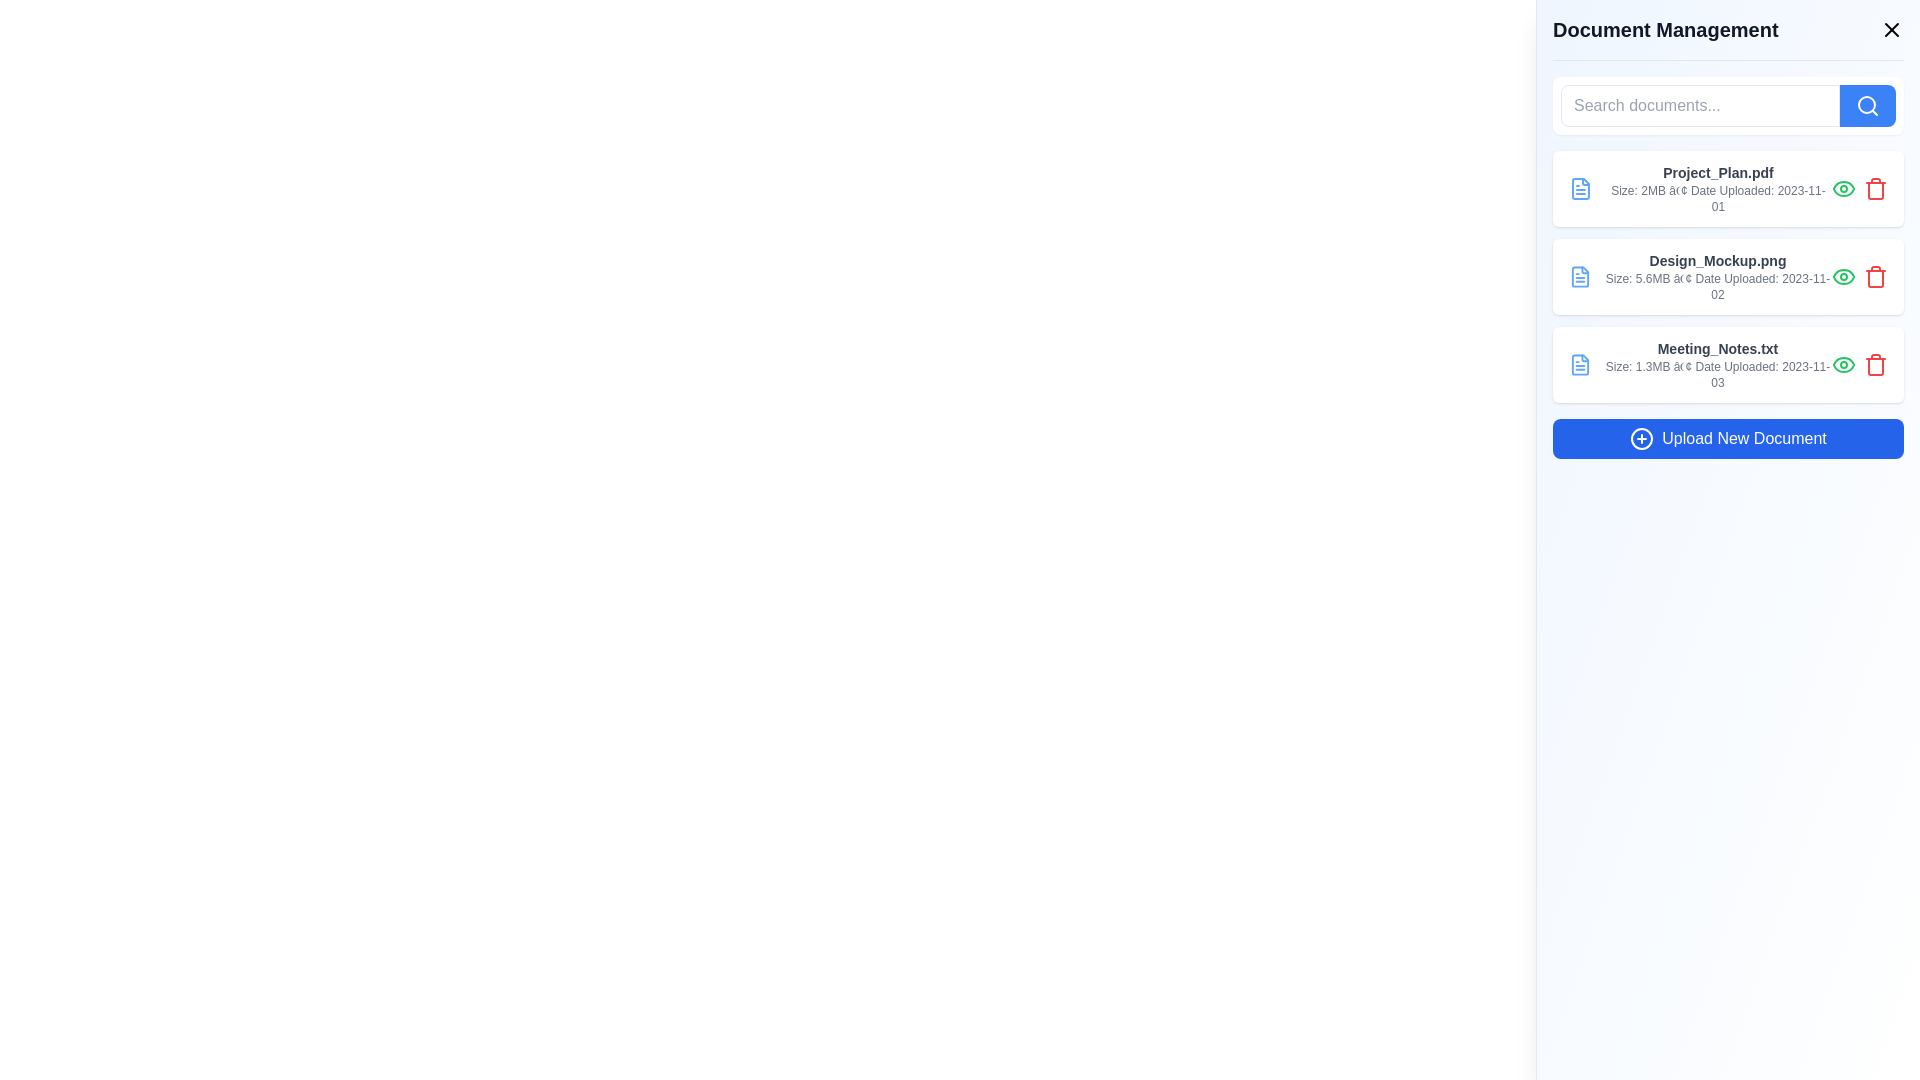  I want to click on the red trash icon button, which serves as the delete button, so click(1875, 189).